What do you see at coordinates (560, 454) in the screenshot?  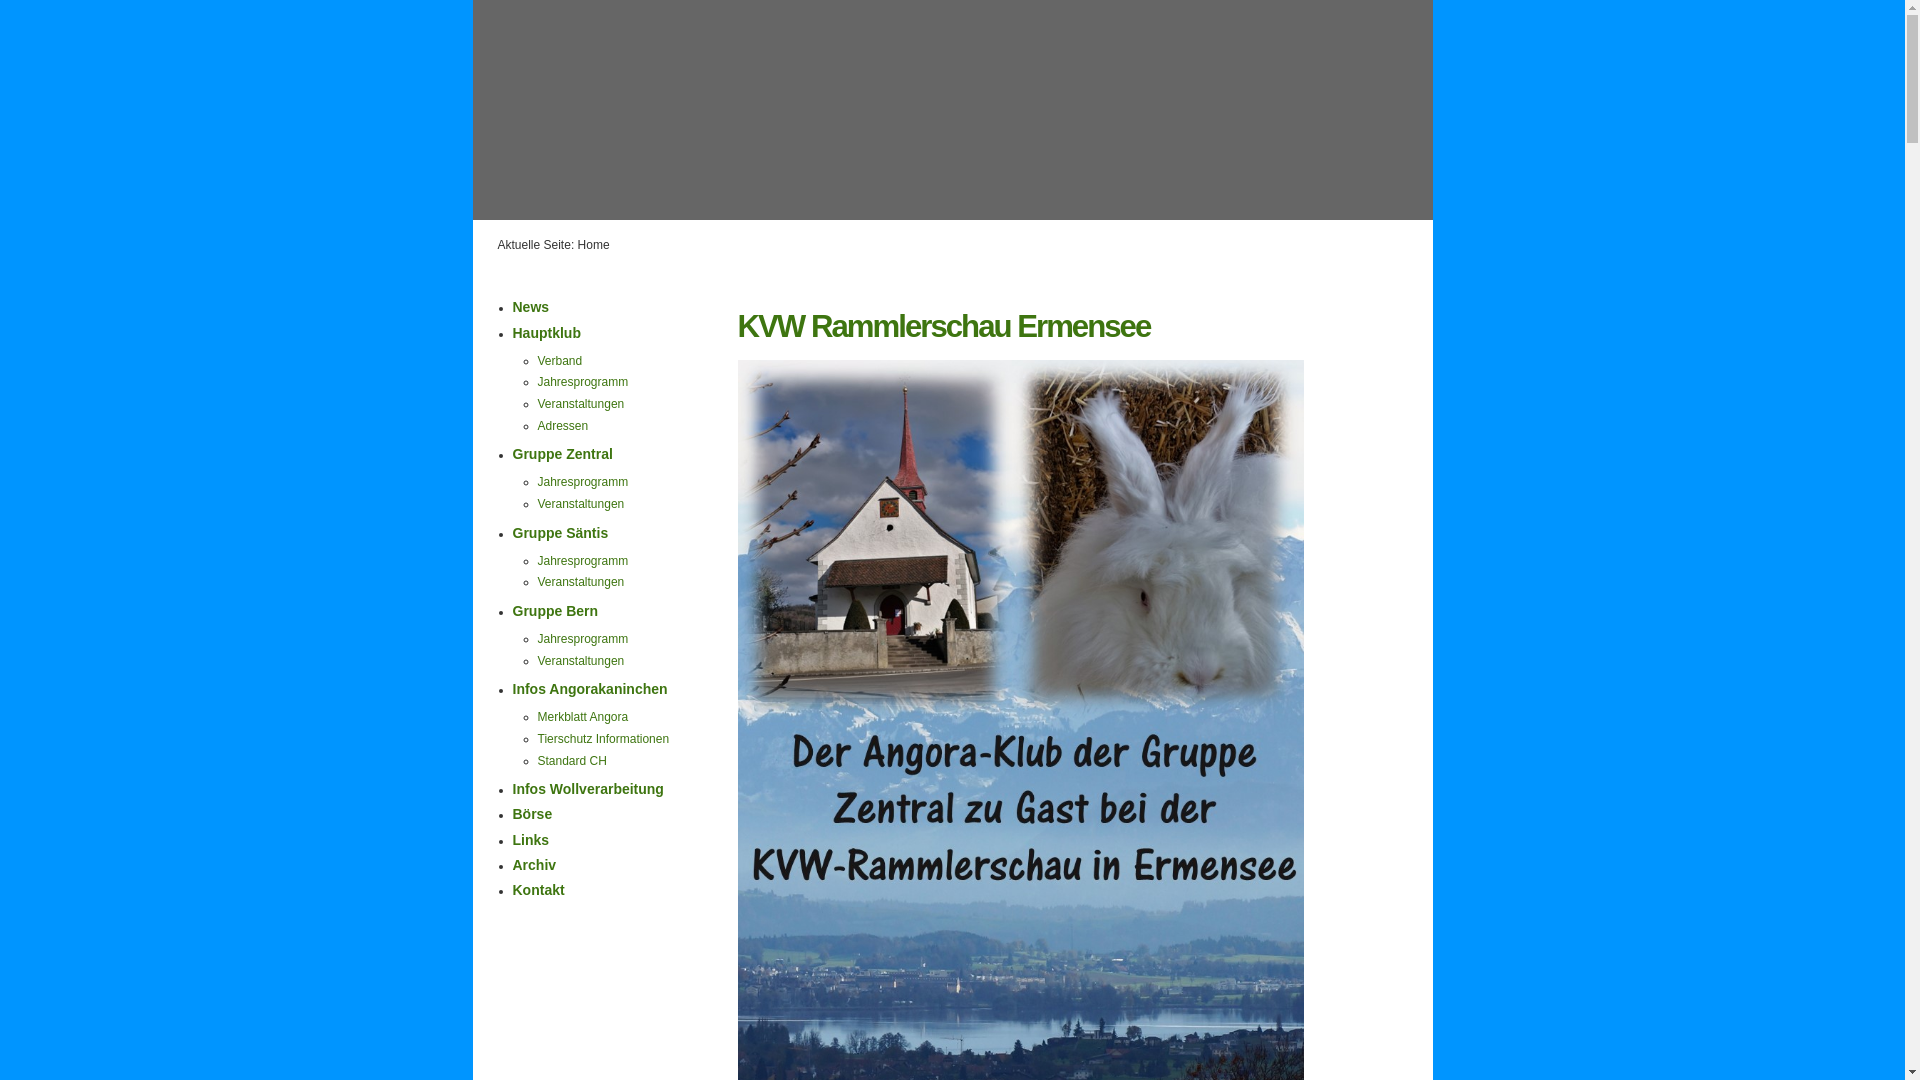 I see `'Gruppe Zentral'` at bounding box center [560, 454].